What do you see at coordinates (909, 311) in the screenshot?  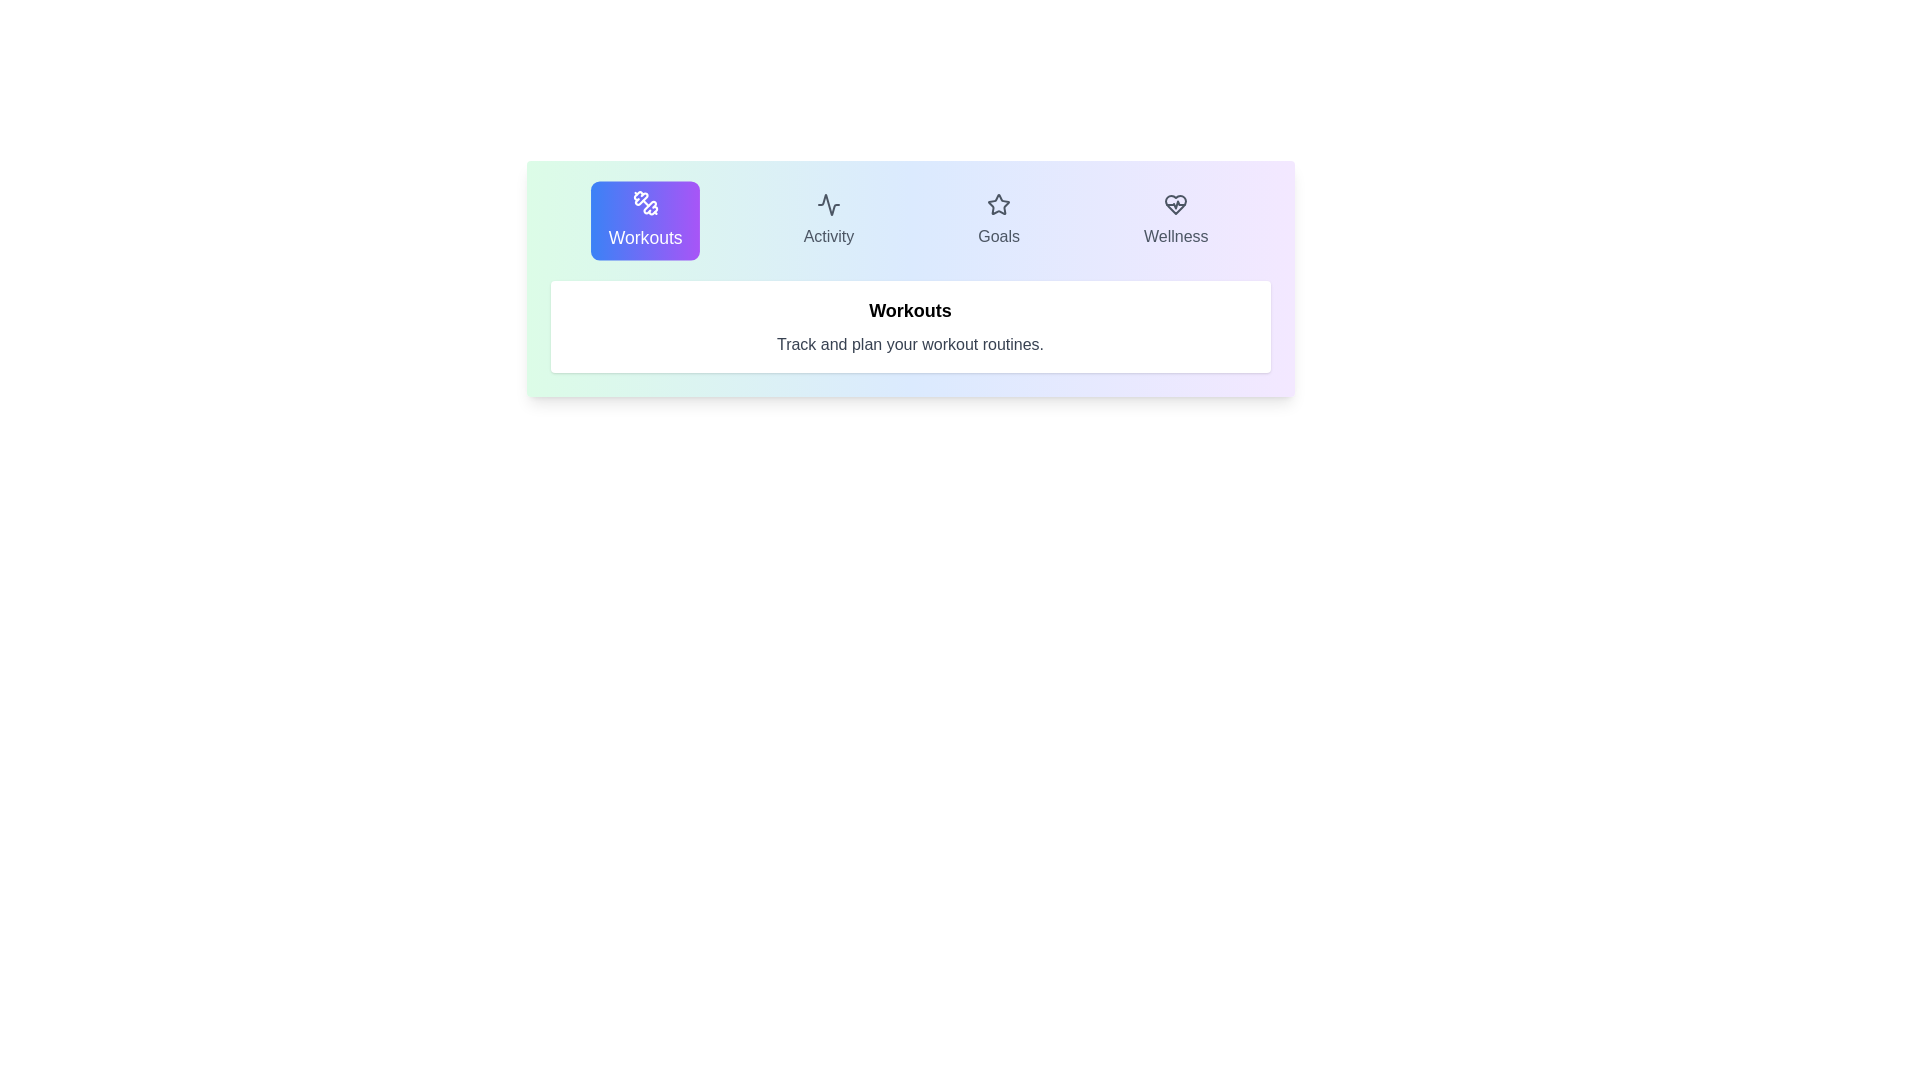 I see `the text label that serves as a header or title, positioned at the top-center of a white box with rounded edges and a shadow` at bounding box center [909, 311].